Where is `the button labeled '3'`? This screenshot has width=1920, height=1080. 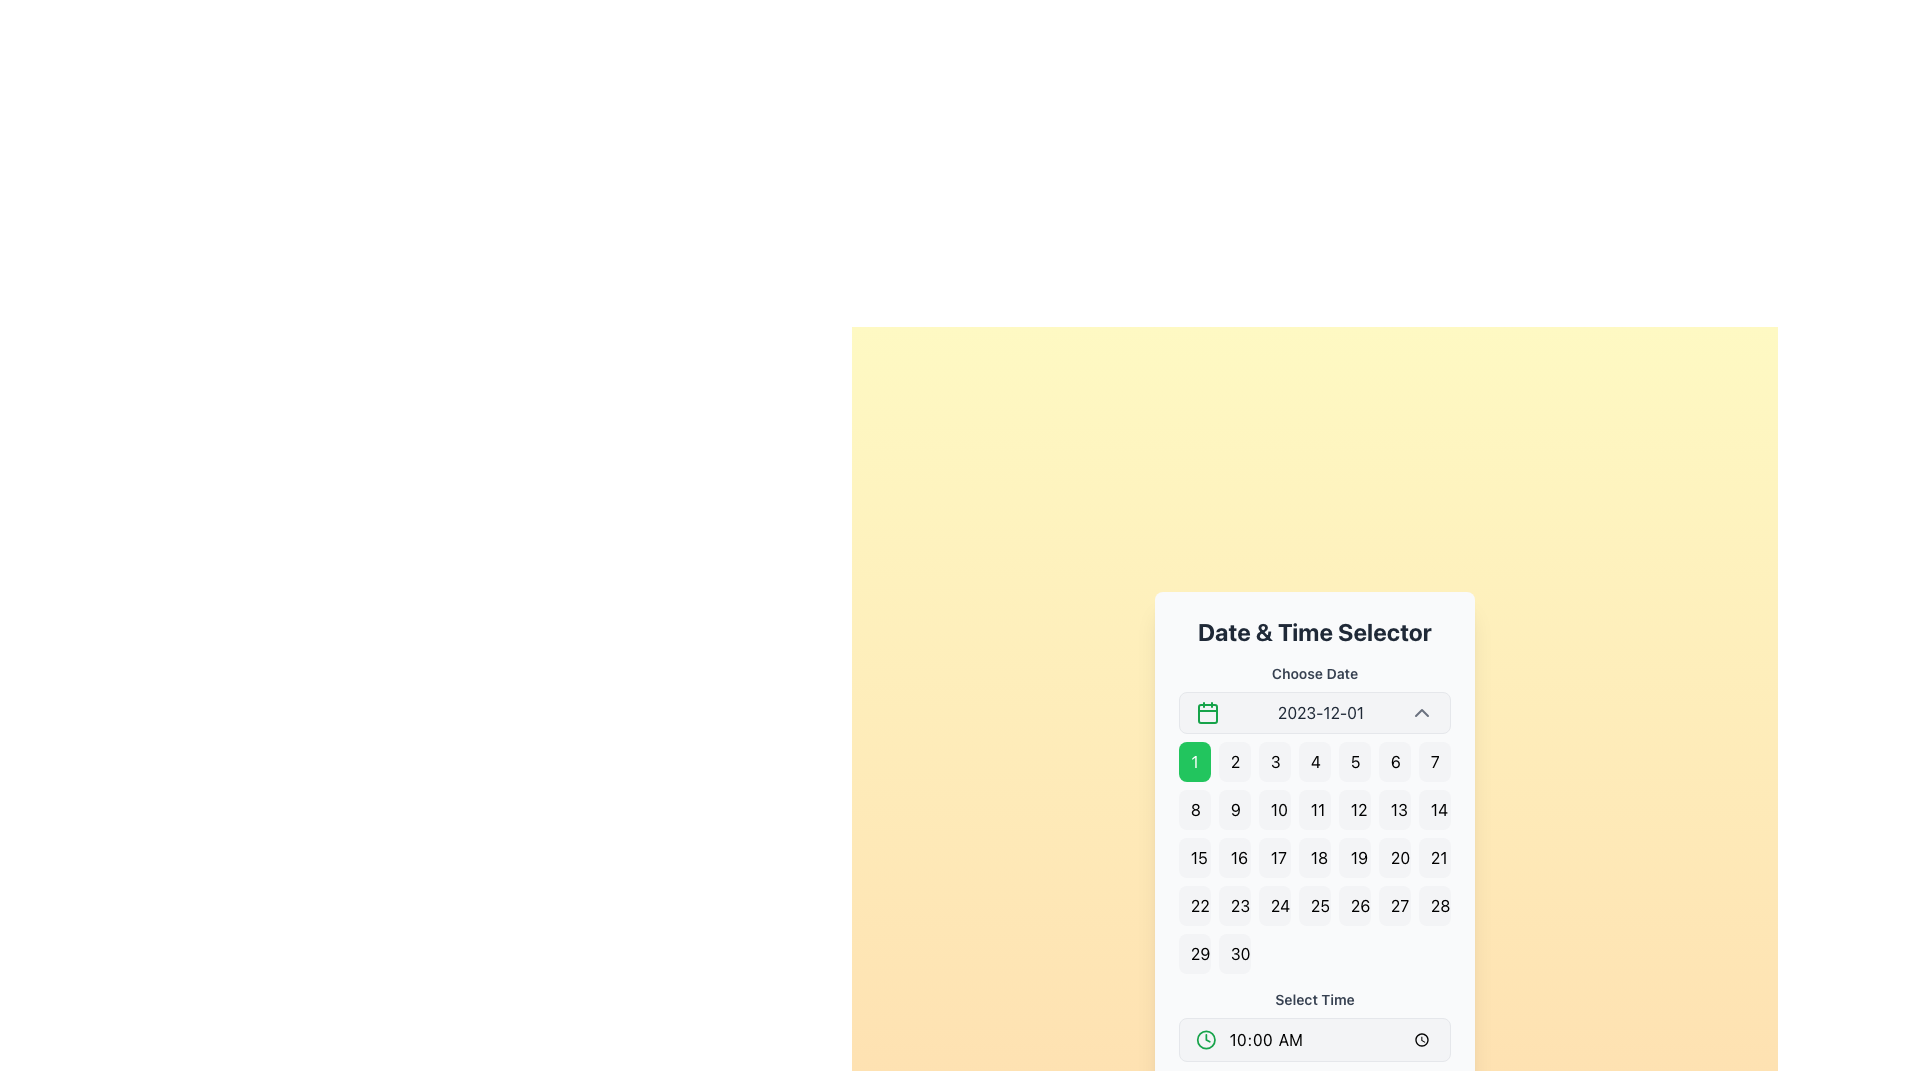 the button labeled '3' is located at coordinates (1274, 762).